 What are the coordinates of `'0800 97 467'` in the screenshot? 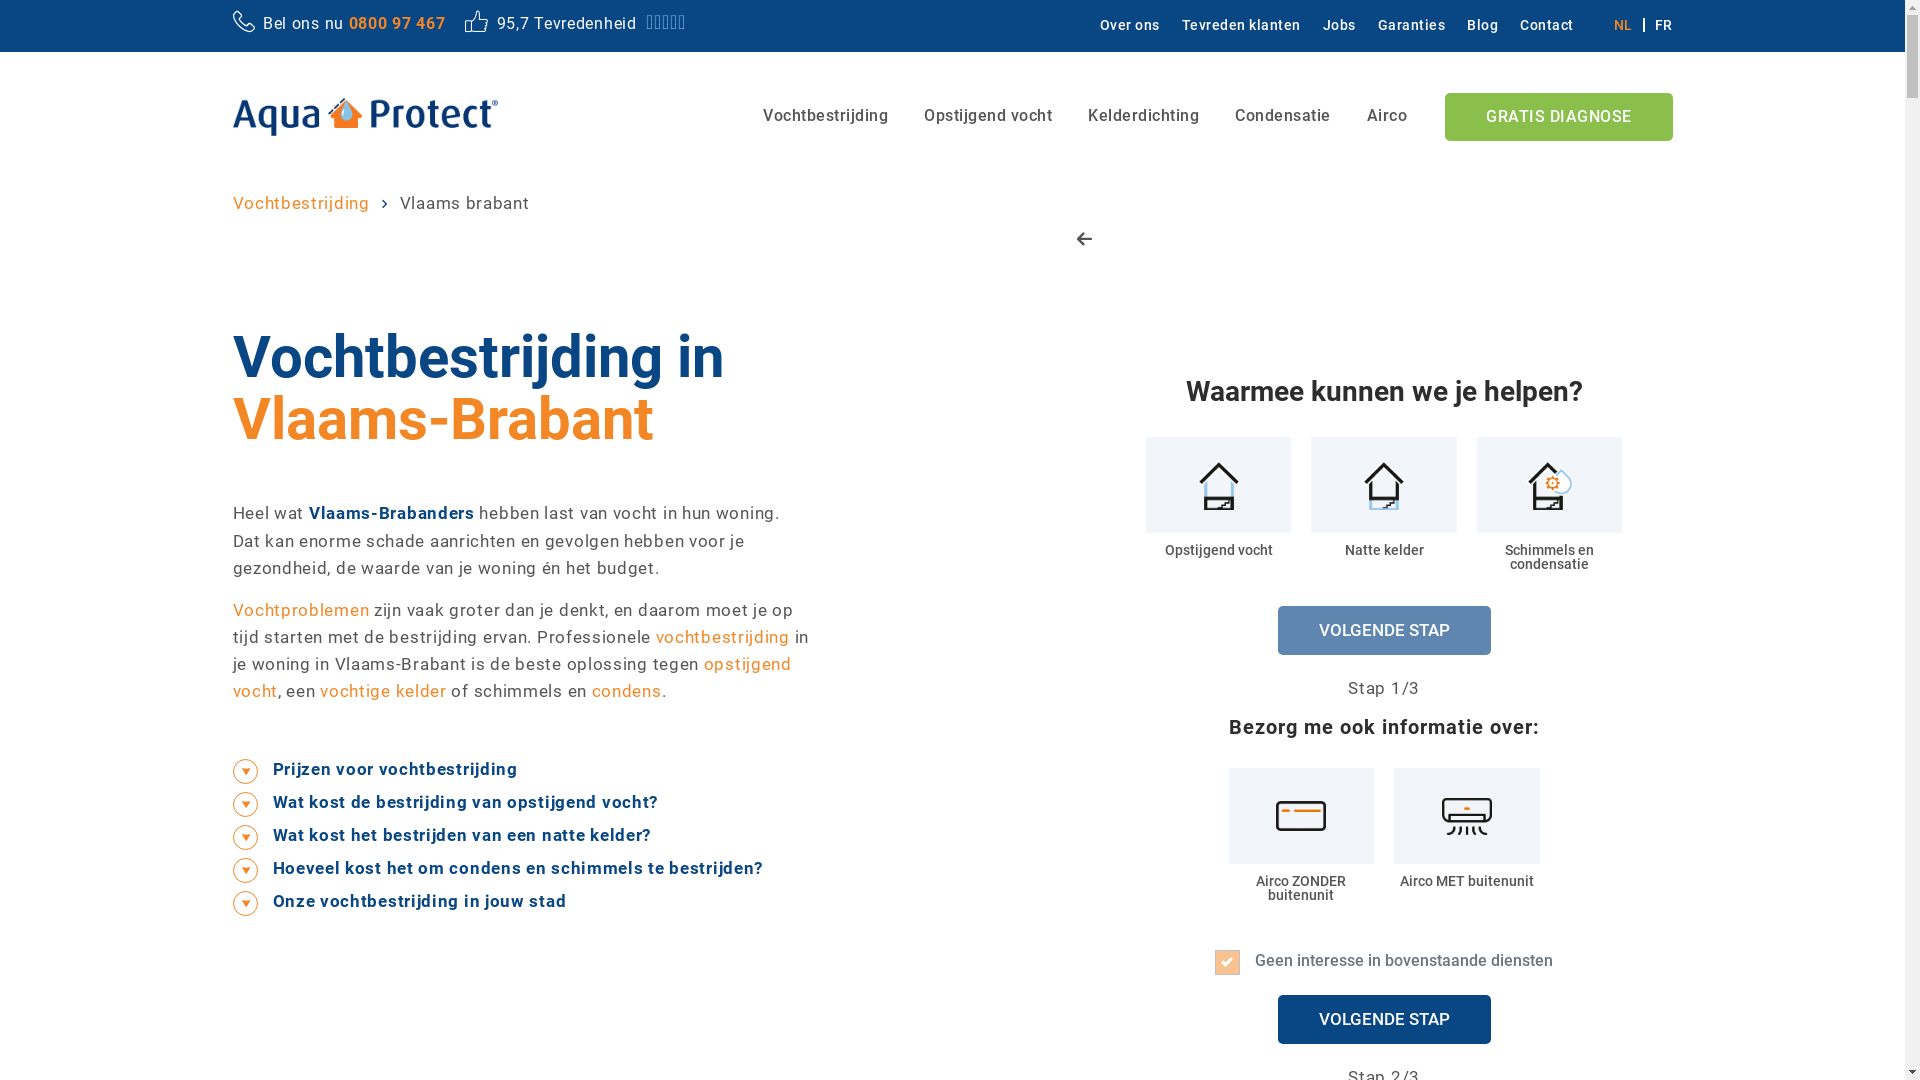 It's located at (397, 23).